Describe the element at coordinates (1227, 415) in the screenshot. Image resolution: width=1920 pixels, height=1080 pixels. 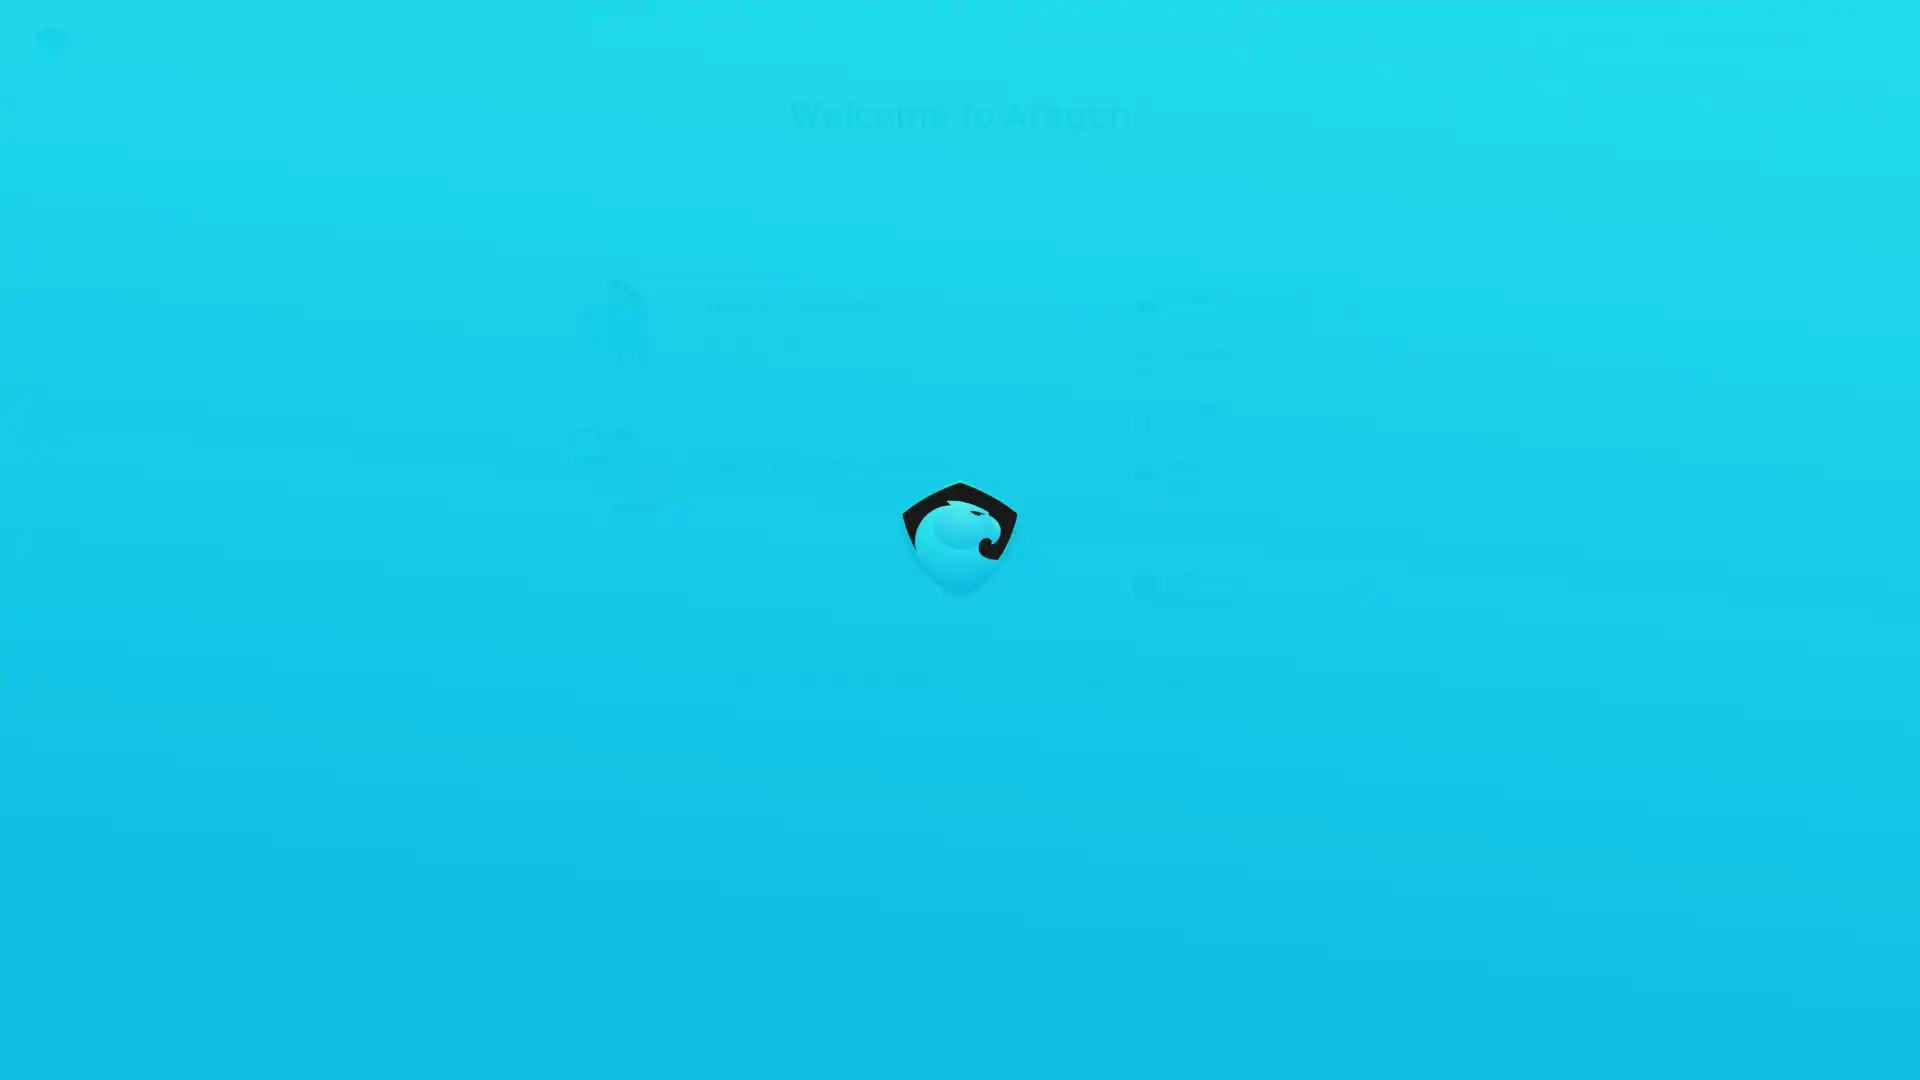
I see `Livepeer DEMOCRACY` at that location.